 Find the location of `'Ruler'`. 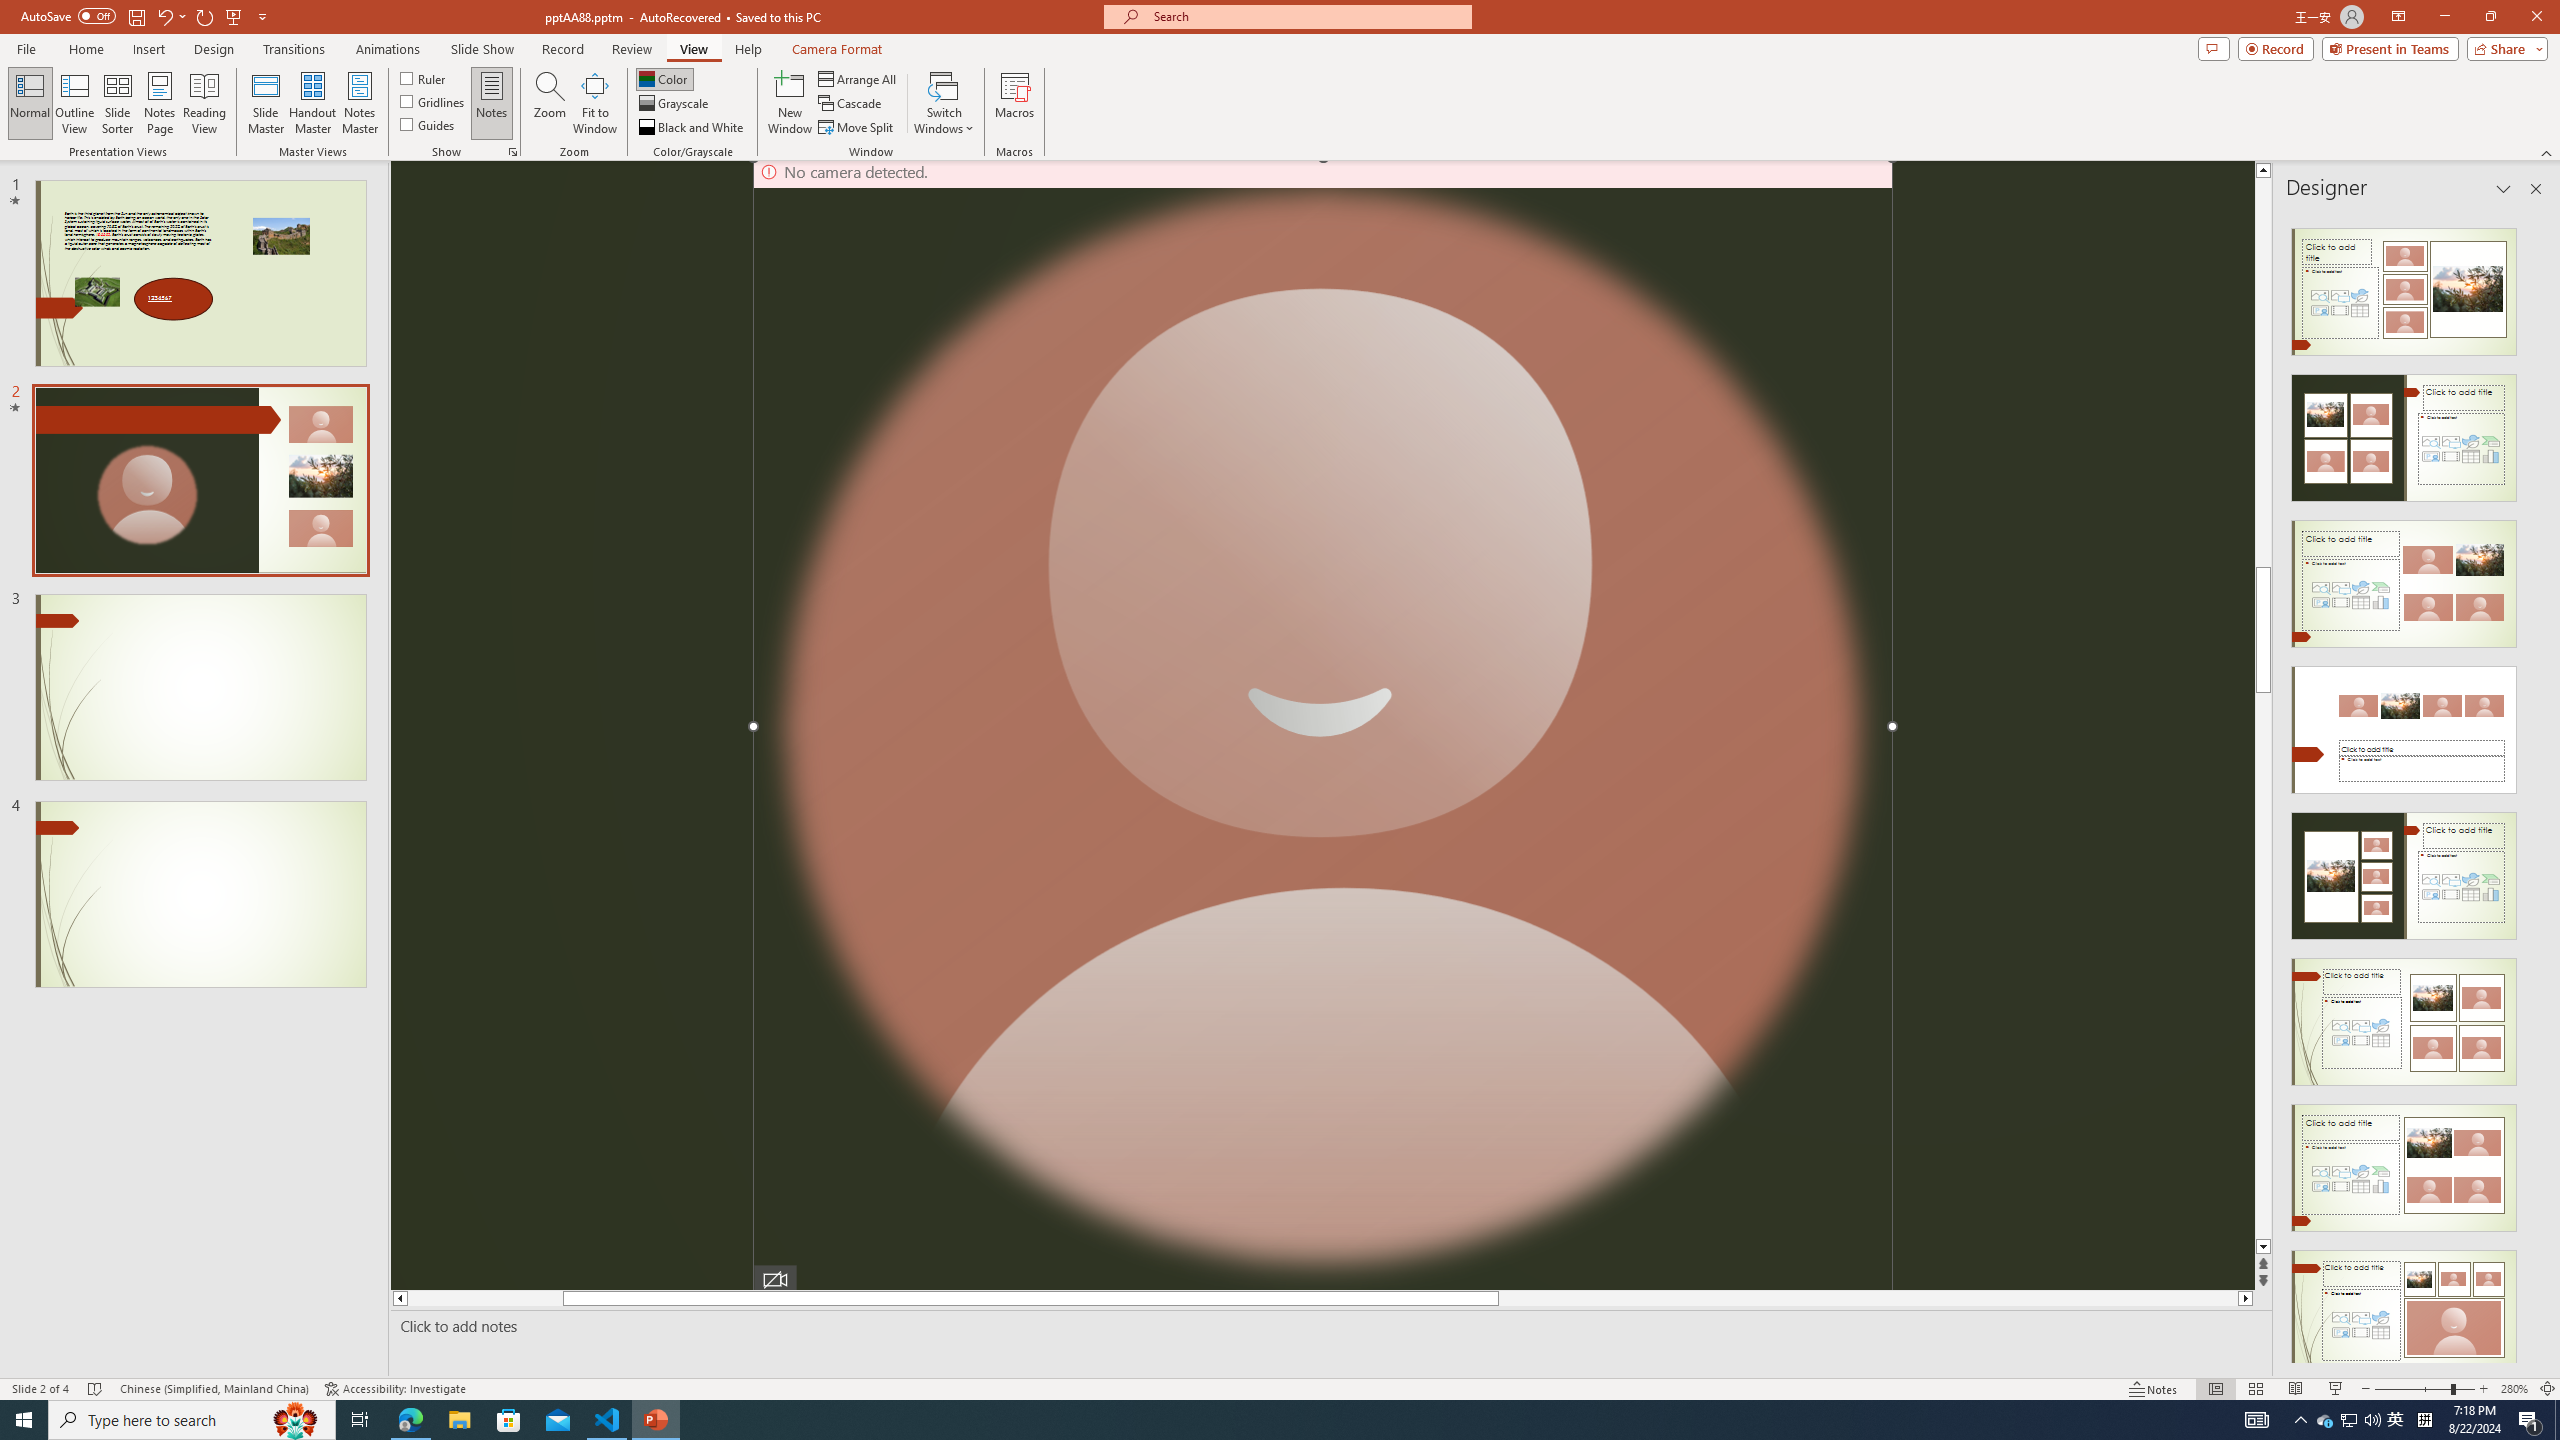

'Ruler' is located at coordinates (423, 77).